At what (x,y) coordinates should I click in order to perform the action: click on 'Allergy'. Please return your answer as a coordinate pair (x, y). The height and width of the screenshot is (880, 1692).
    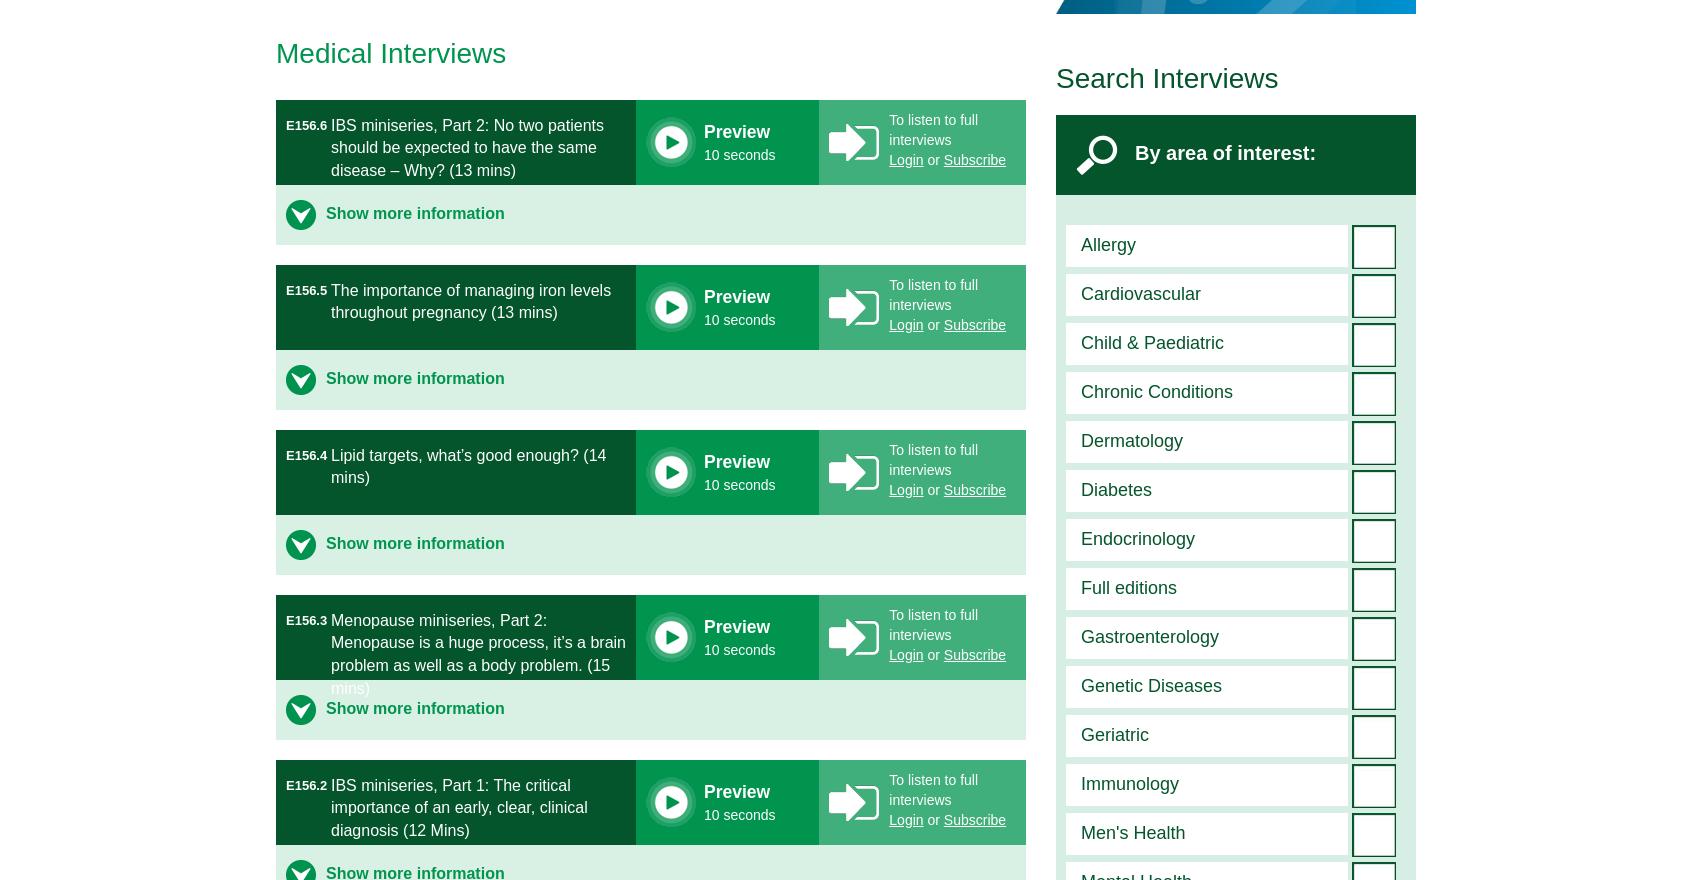
    Looking at the image, I should click on (1108, 243).